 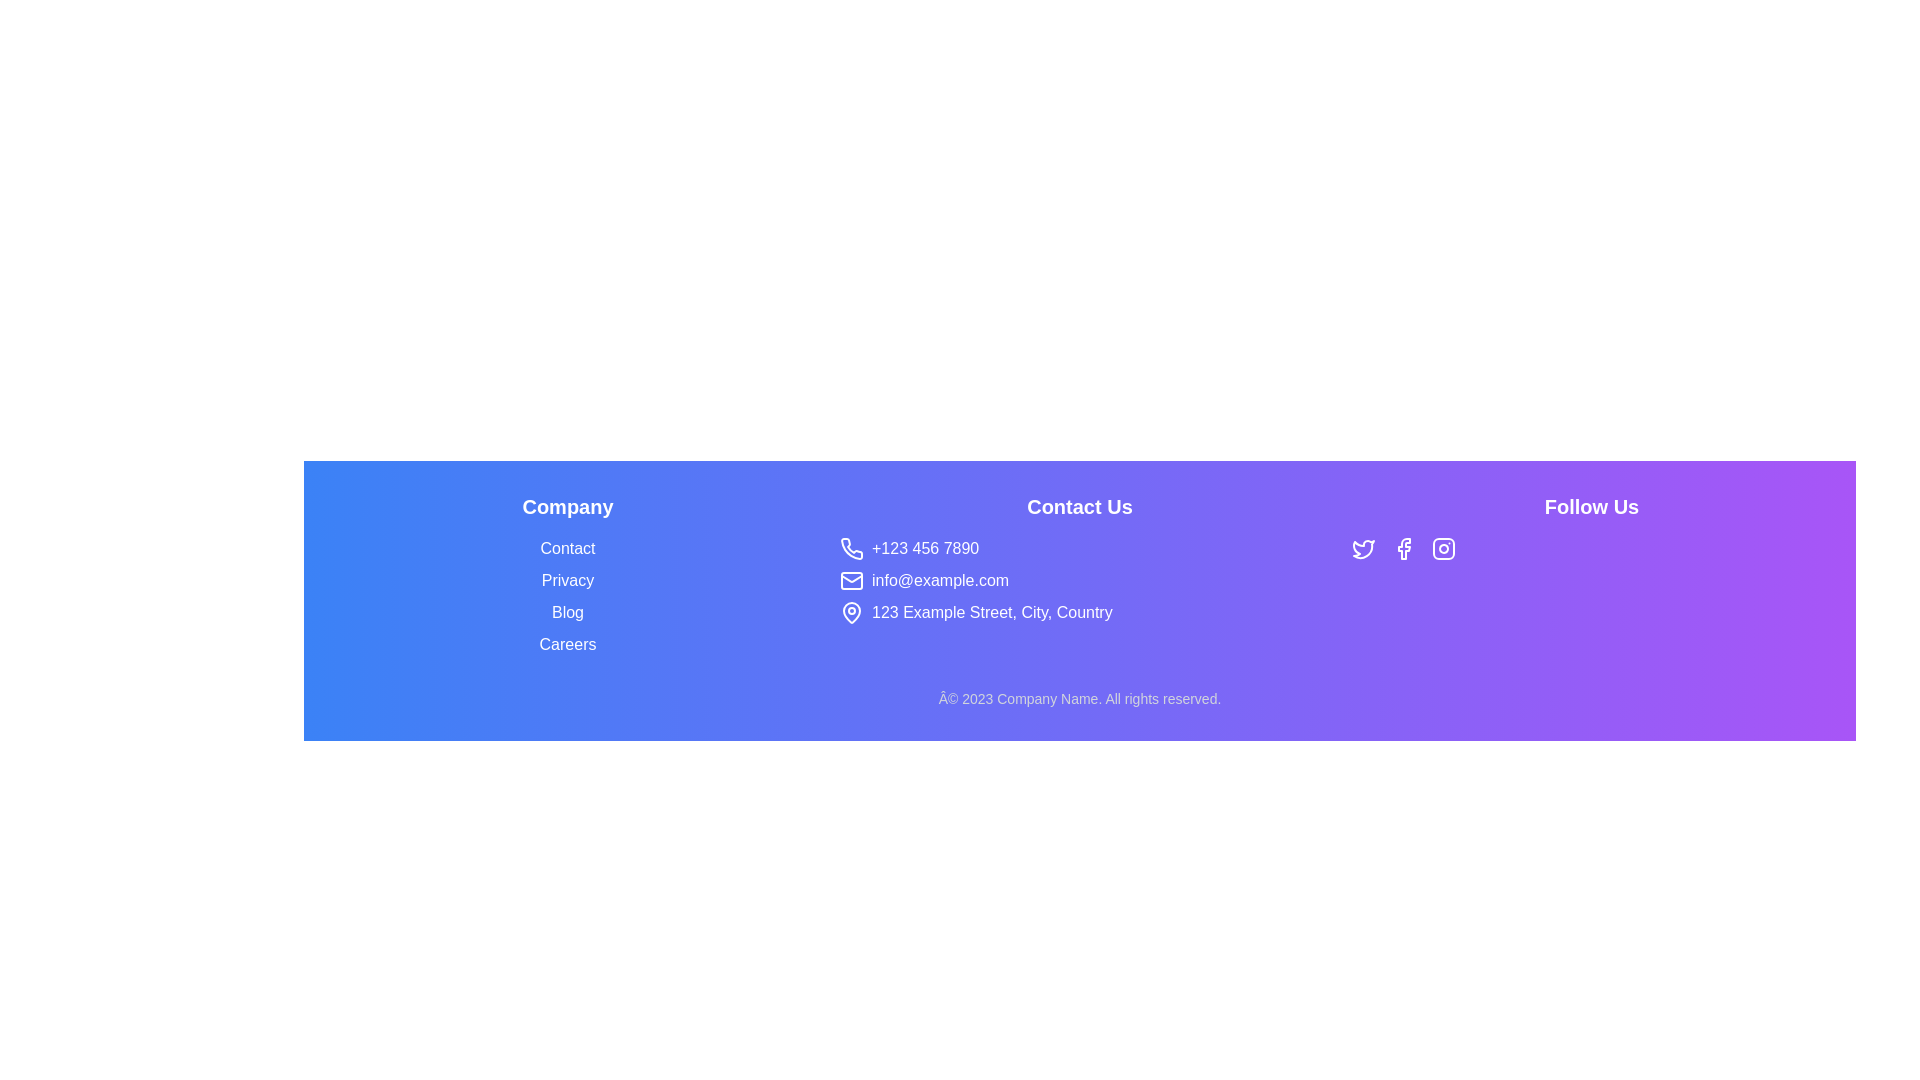 I want to click on the 'Blog' hyperlink in the 'Company' list in the footer to trigger the underlining effect, so click(x=566, y=611).